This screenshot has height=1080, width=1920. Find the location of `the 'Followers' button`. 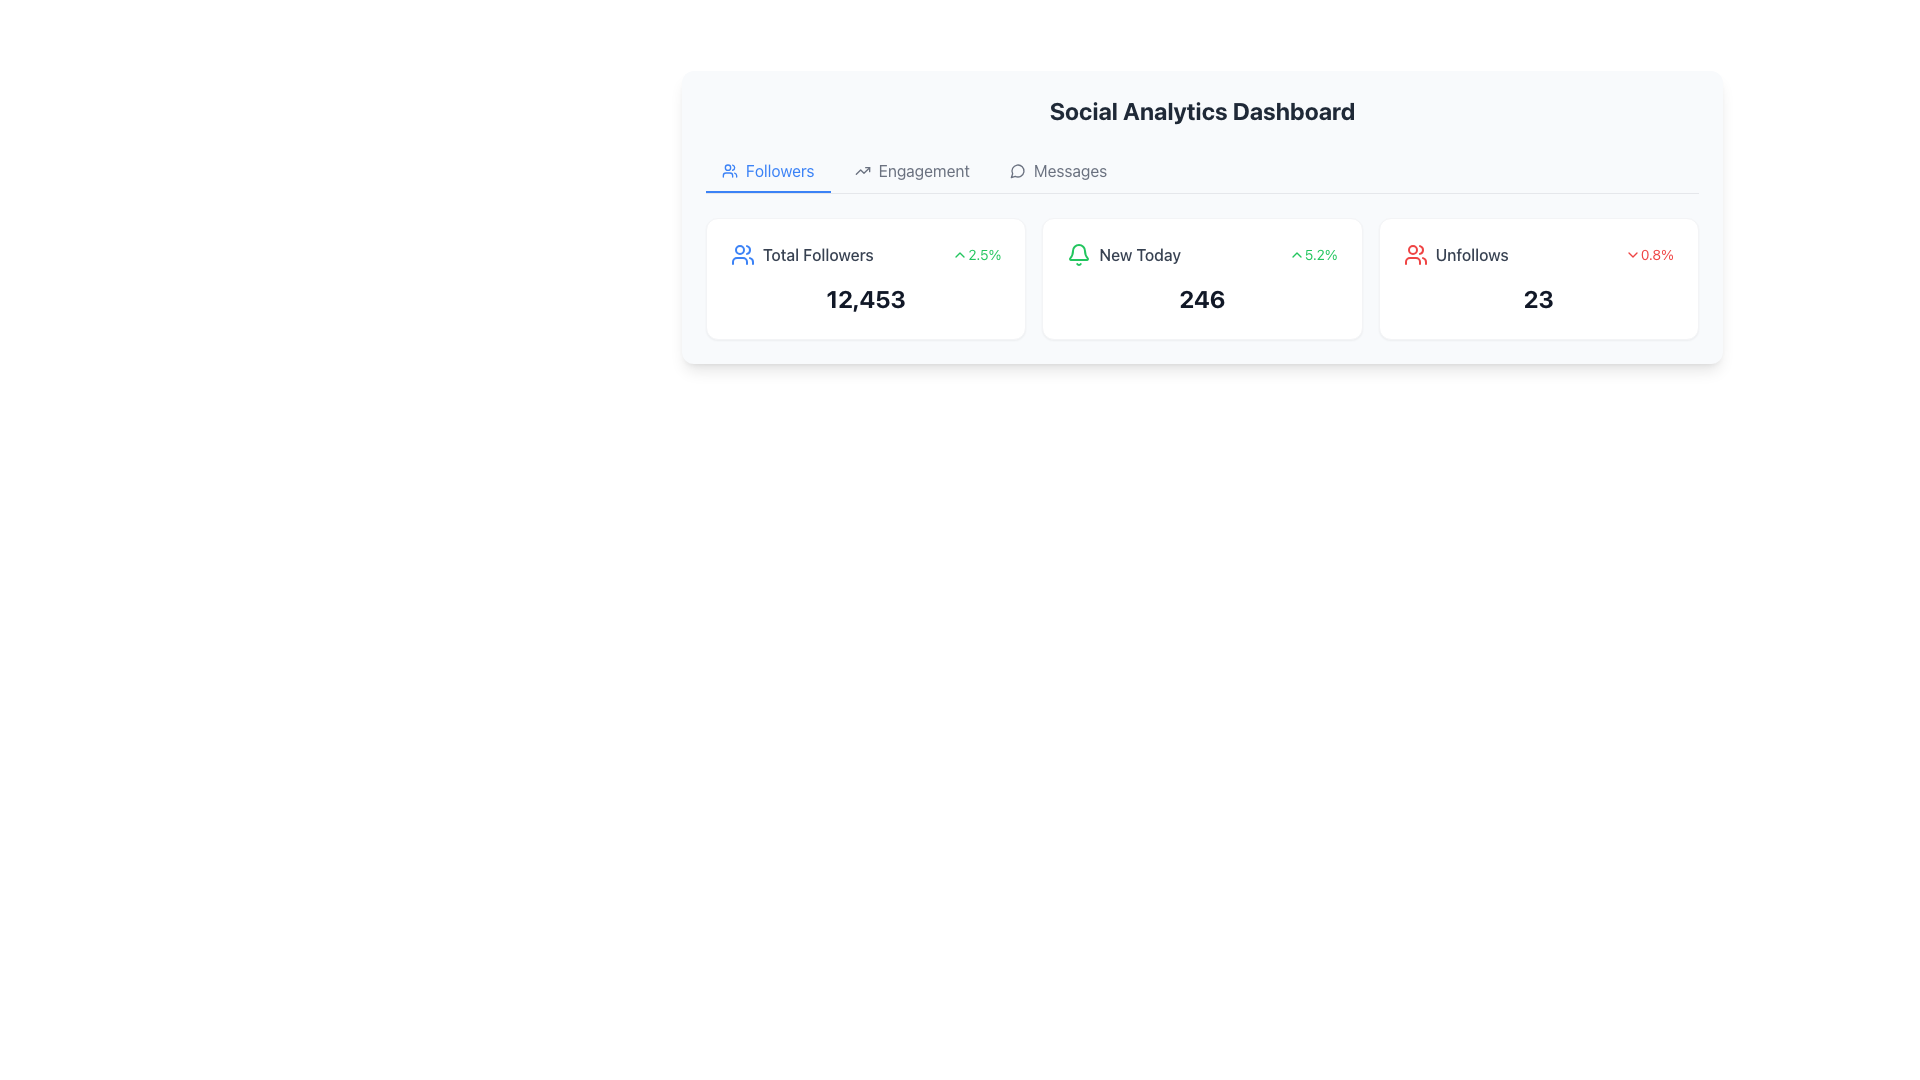

the 'Followers' button is located at coordinates (767, 171).